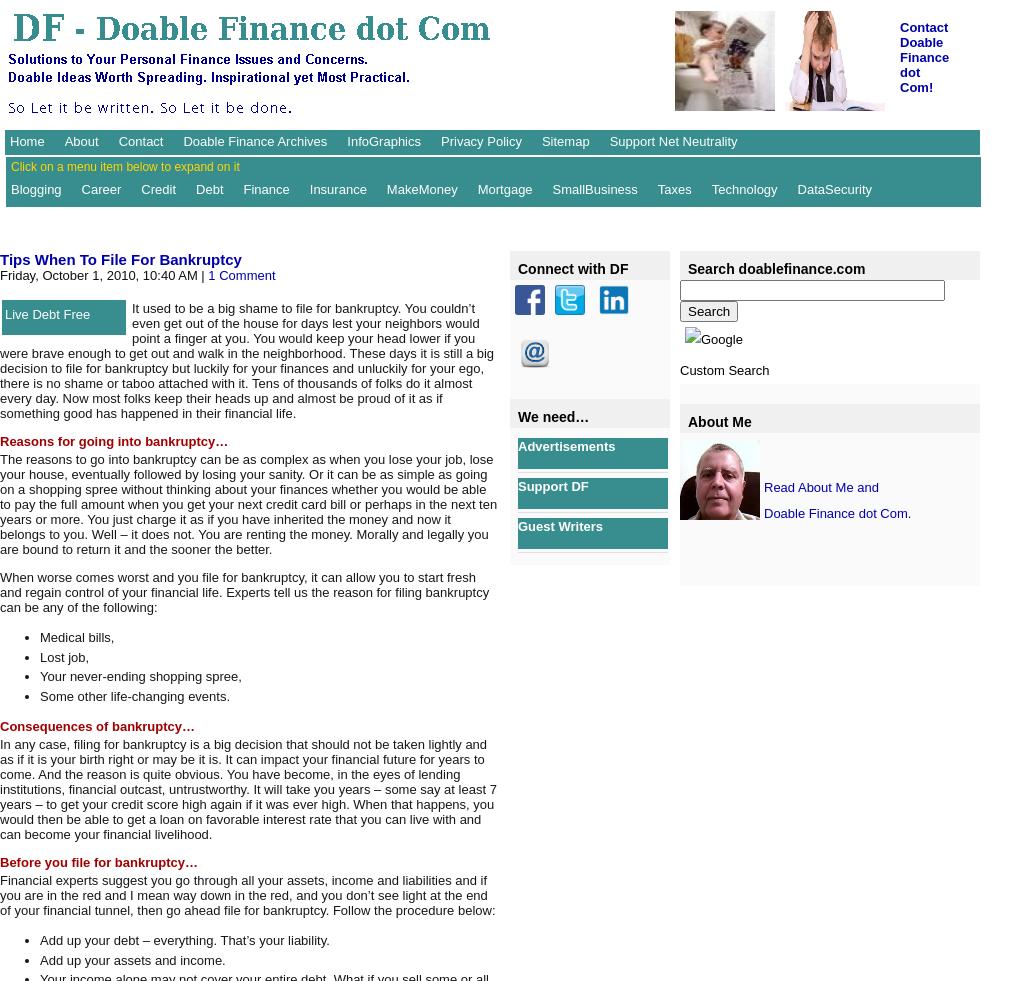 The height and width of the screenshot is (981, 1020). What do you see at coordinates (181, 140) in the screenshot?
I see `'Doable Finance Archives'` at bounding box center [181, 140].